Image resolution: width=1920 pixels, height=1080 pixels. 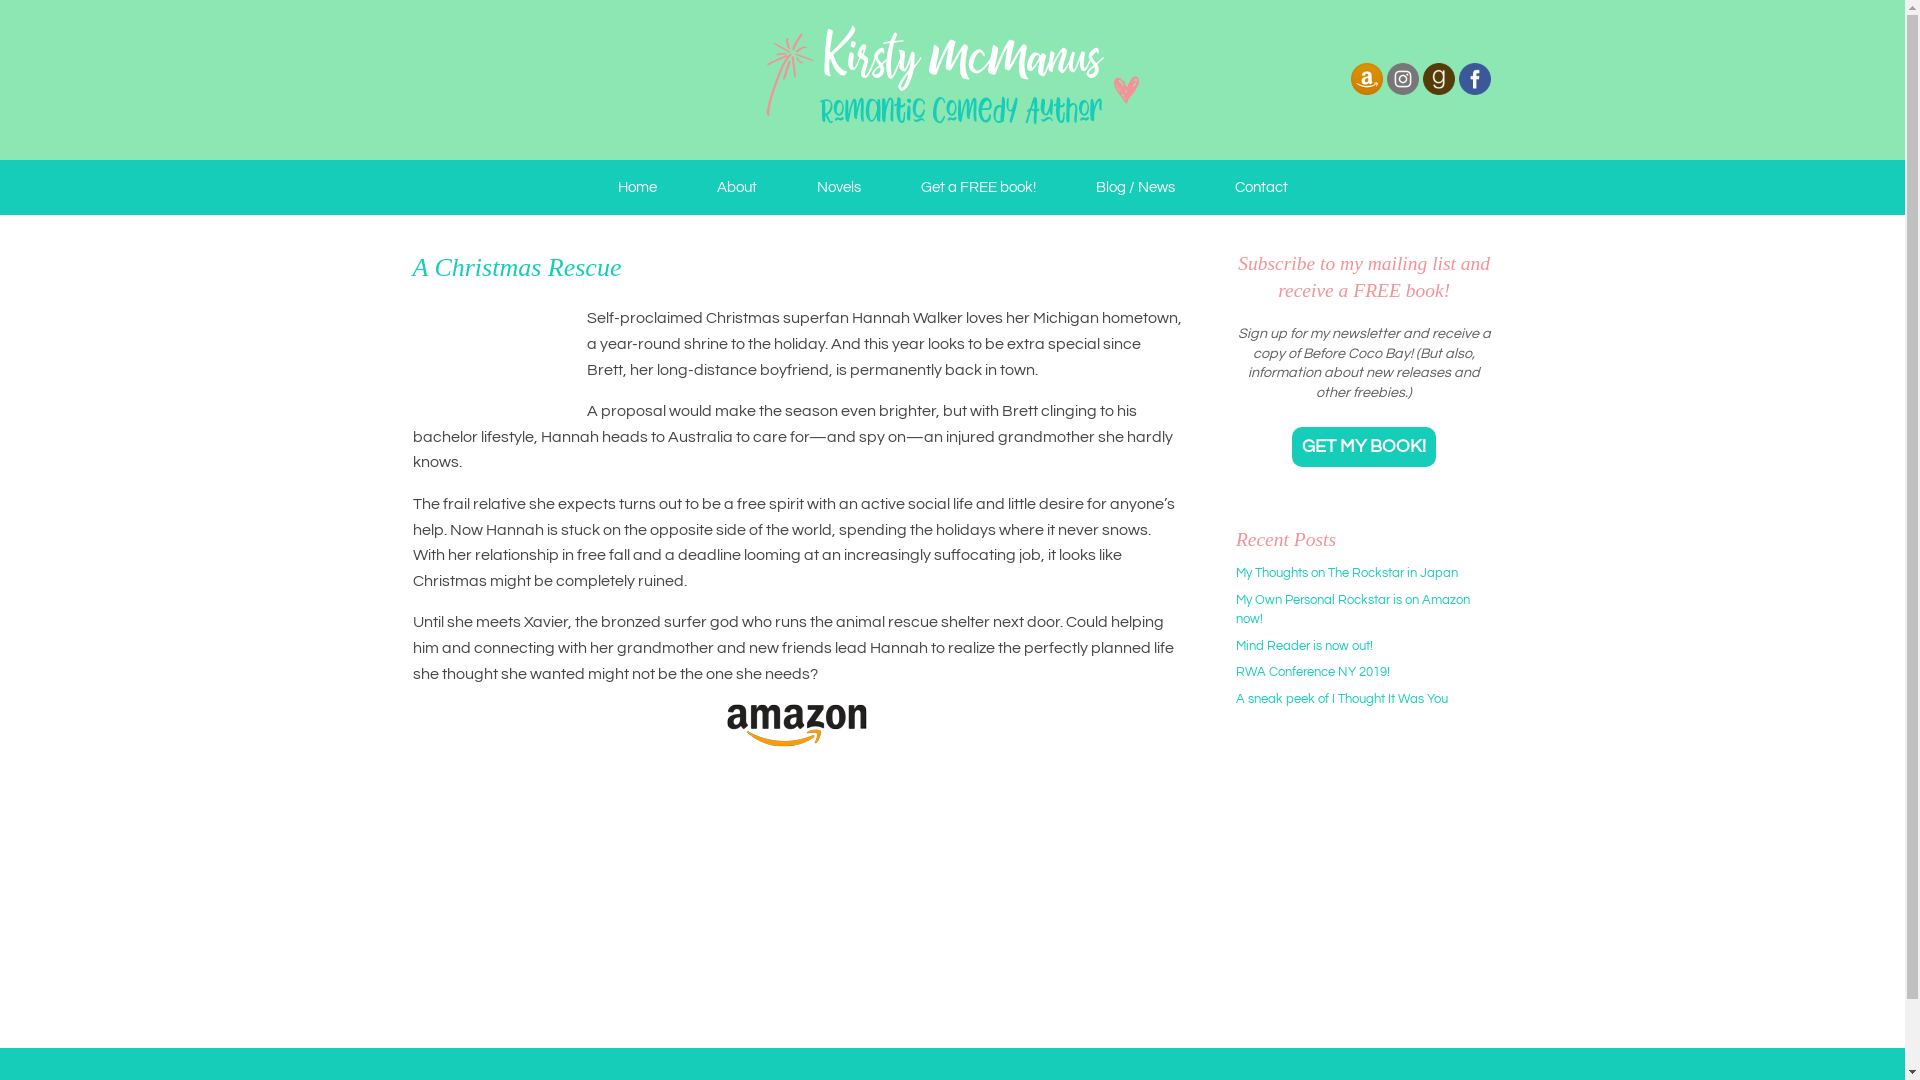 What do you see at coordinates (950, 79) in the screenshot?
I see `'Kirsty McManus'` at bounding box center [950, 79].